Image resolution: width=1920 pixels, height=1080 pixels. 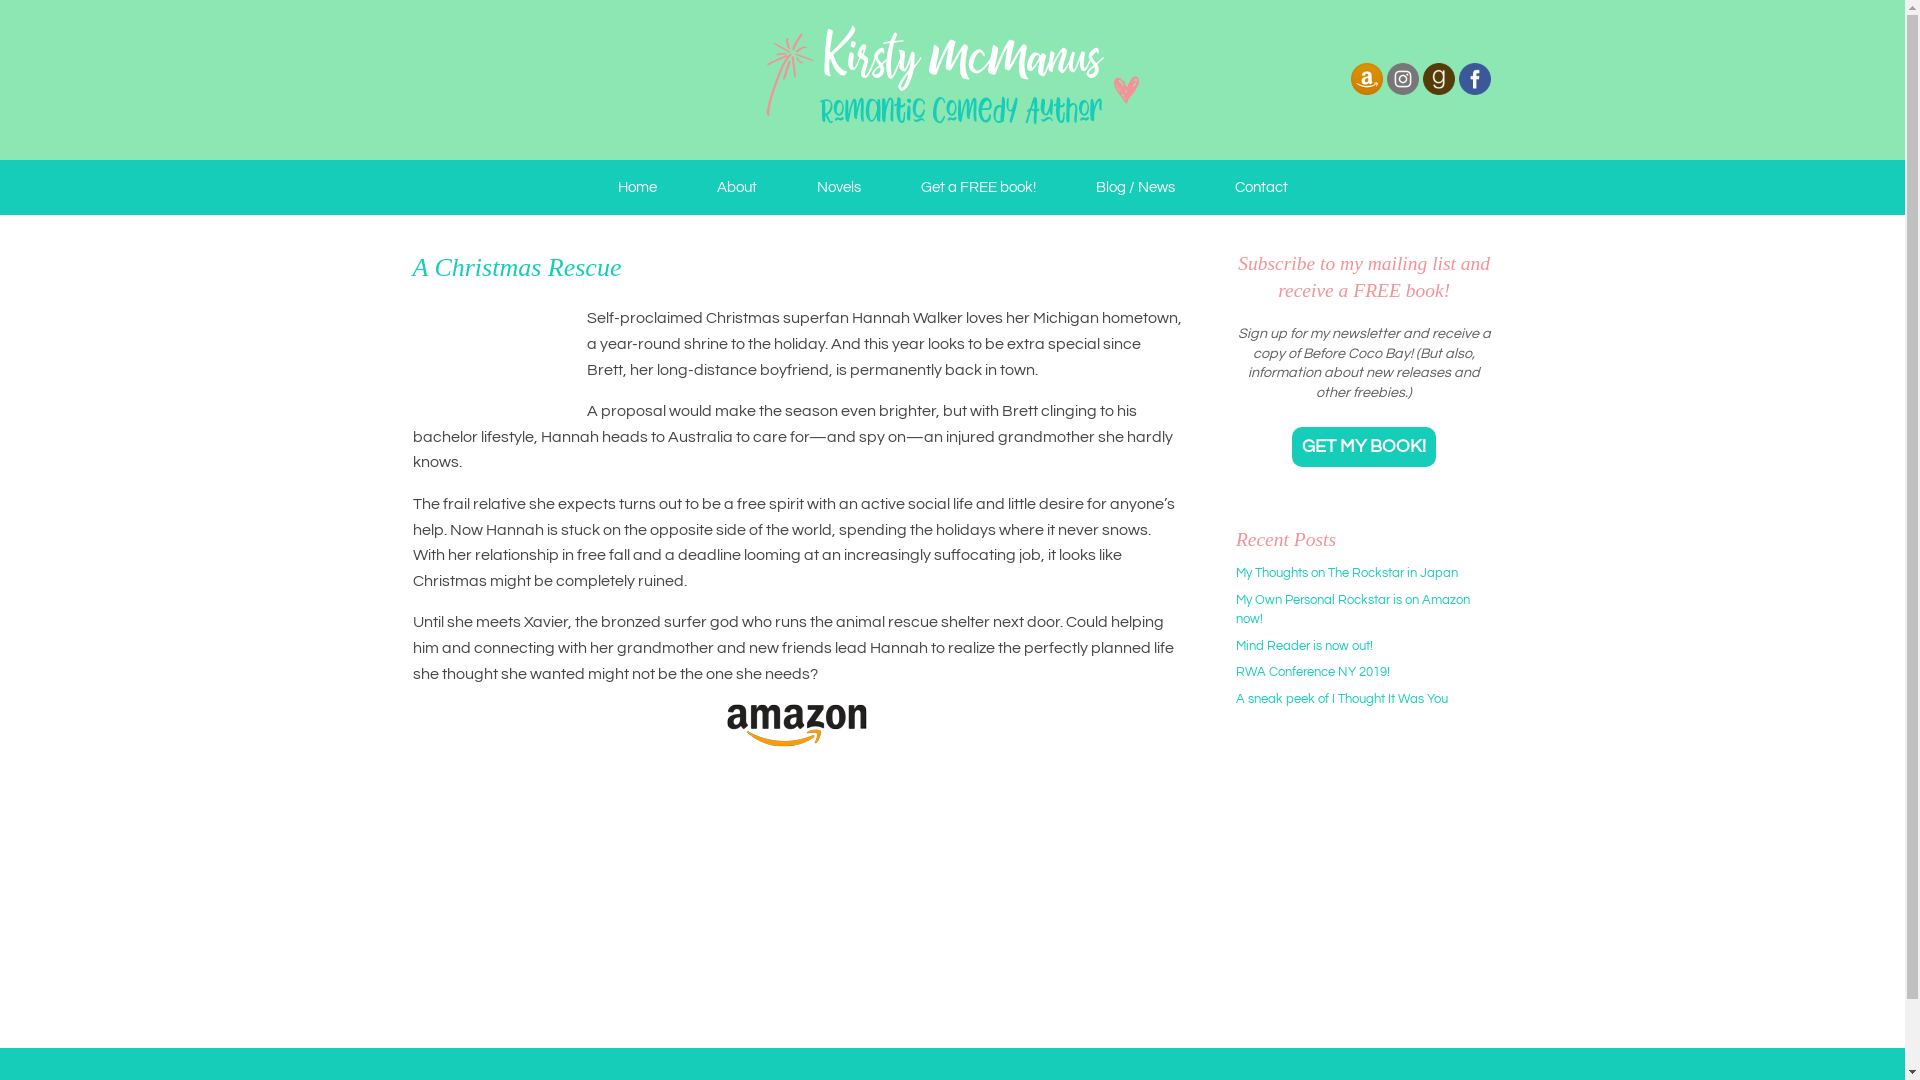 What do you see at coordinates (950, 79) in the screenshot?
I see `'Kirsty McManus'` at bounding box center [950, 79].